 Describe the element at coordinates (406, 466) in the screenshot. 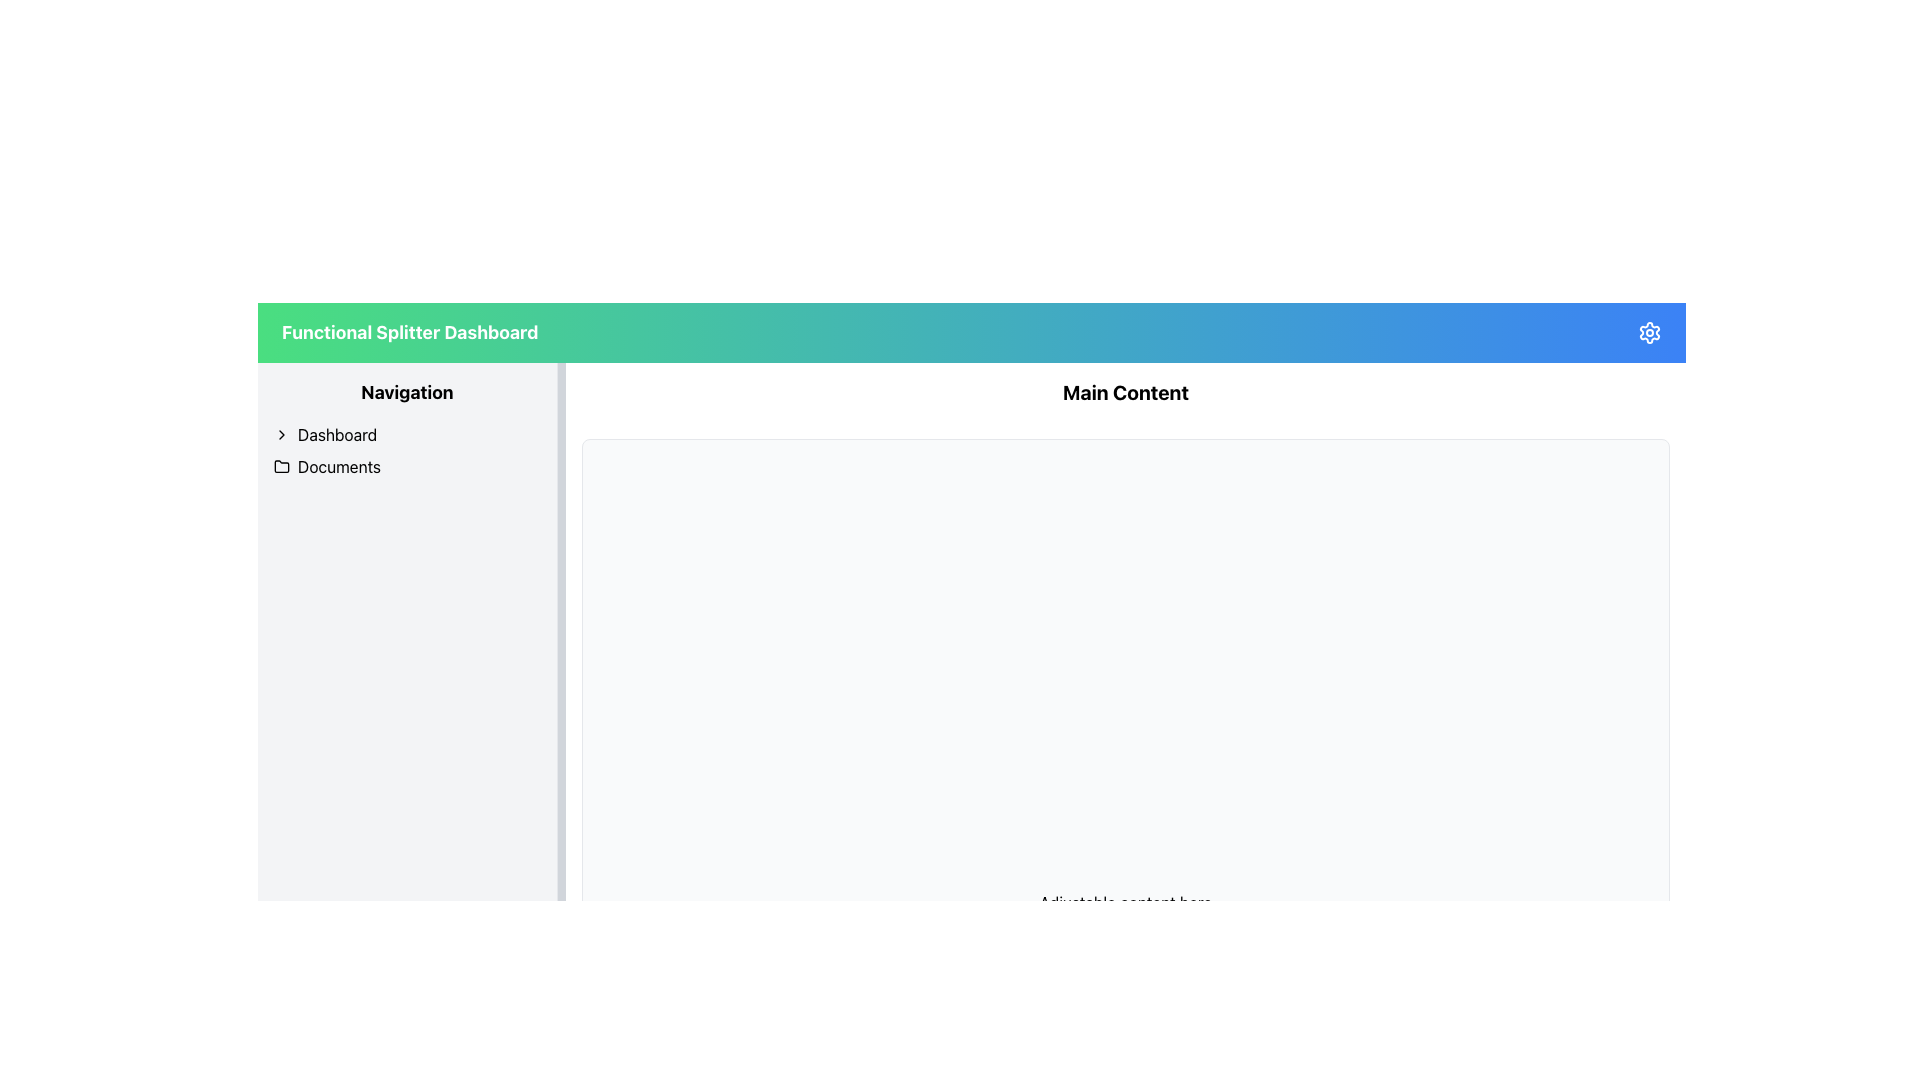

I see `the 'Documents' navigation item, which is the second item in the vertical navigation bar` at that location.